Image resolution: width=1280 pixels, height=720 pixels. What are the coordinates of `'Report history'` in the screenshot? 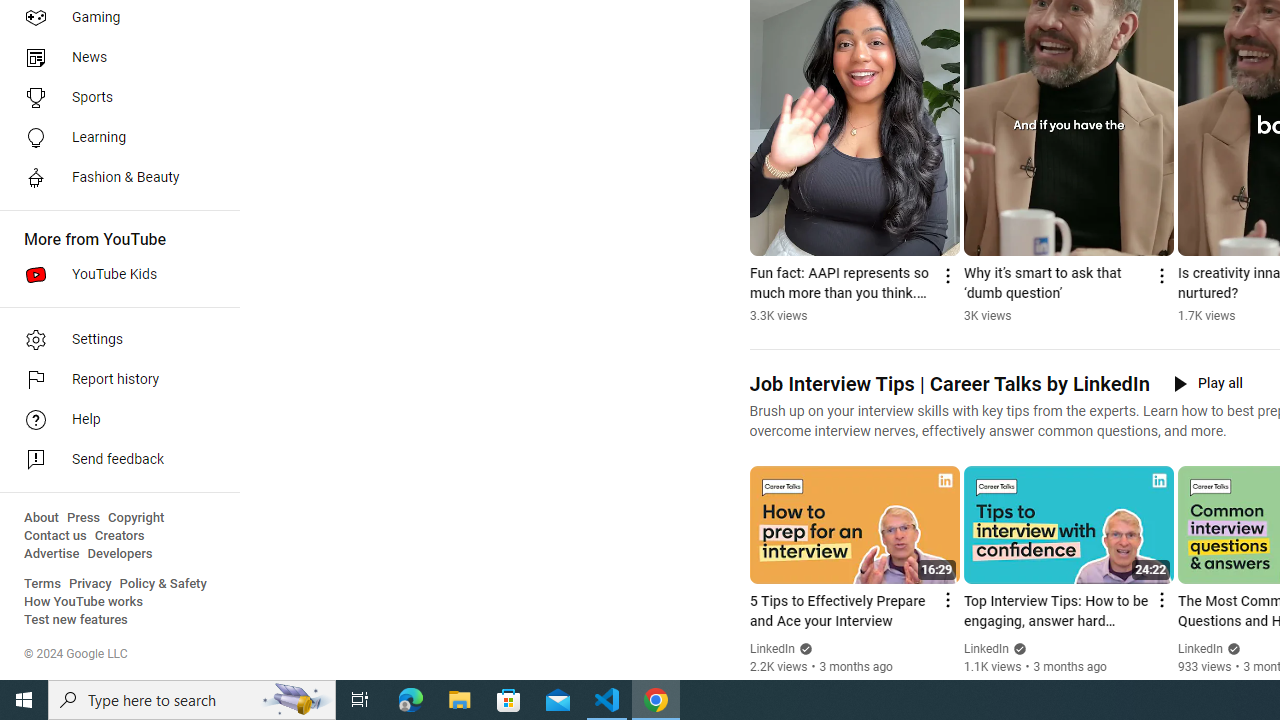 It's located at (112, 380).